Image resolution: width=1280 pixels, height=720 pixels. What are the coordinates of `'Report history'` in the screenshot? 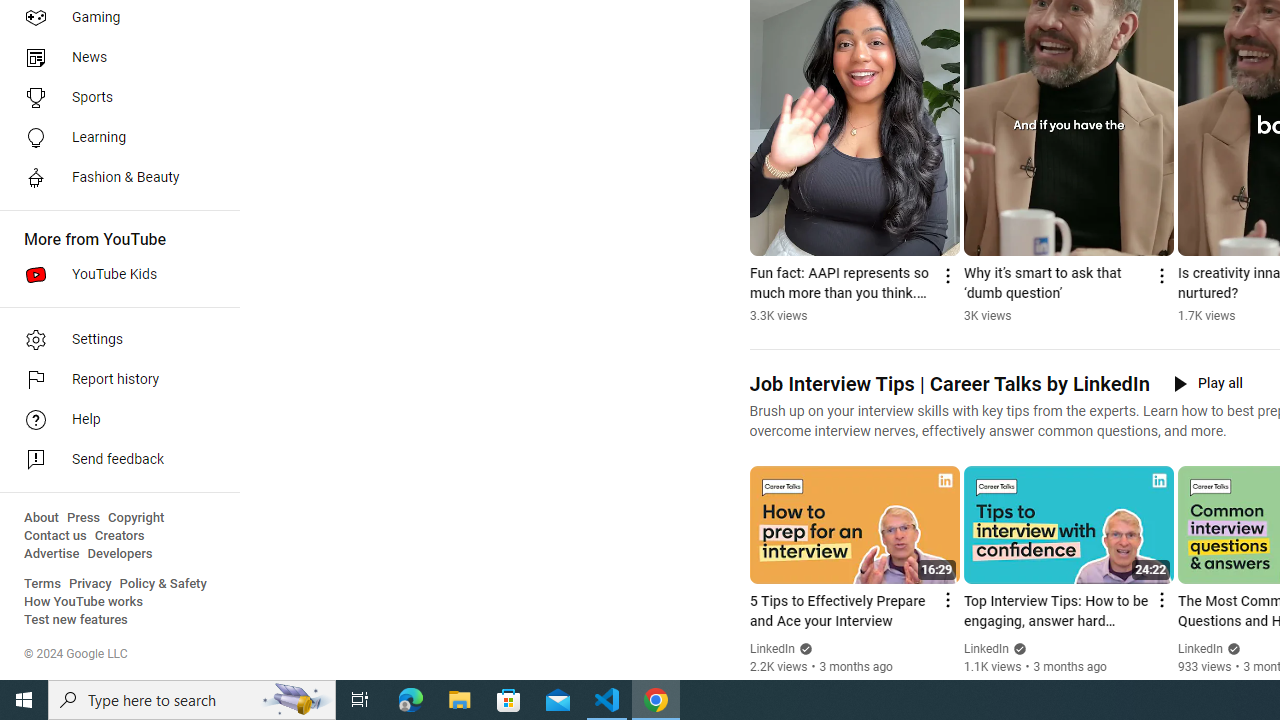 It's located at (112, 380).